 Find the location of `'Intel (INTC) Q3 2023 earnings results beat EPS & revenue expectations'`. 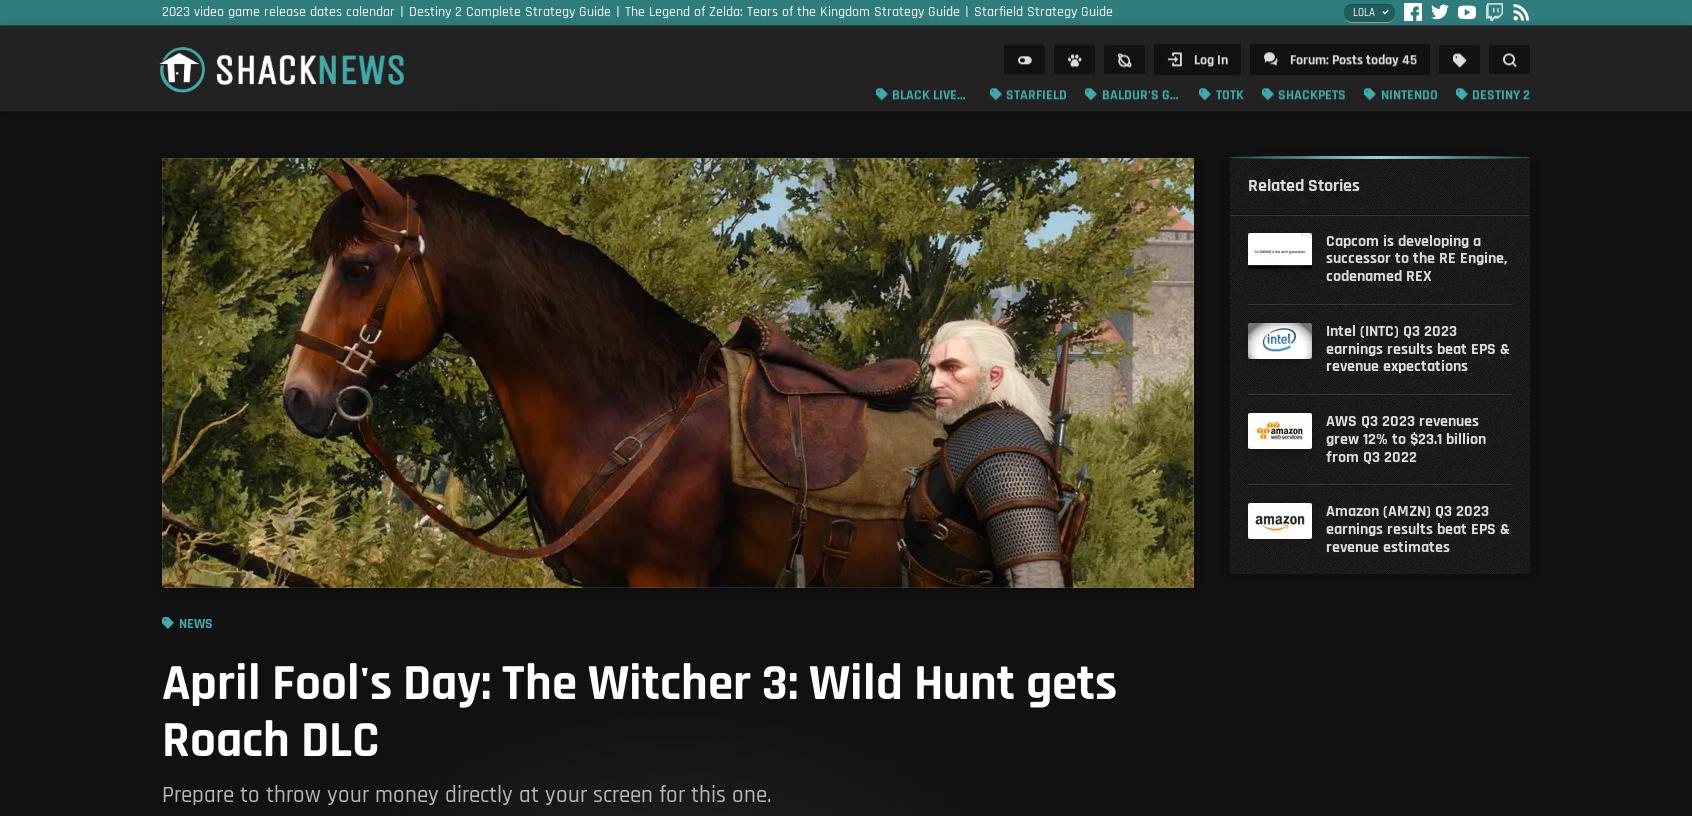

'Intel (INTC) Q3 2023 earnings results beat EPS & revenue expectations' is located at coordinates (1416, 348).